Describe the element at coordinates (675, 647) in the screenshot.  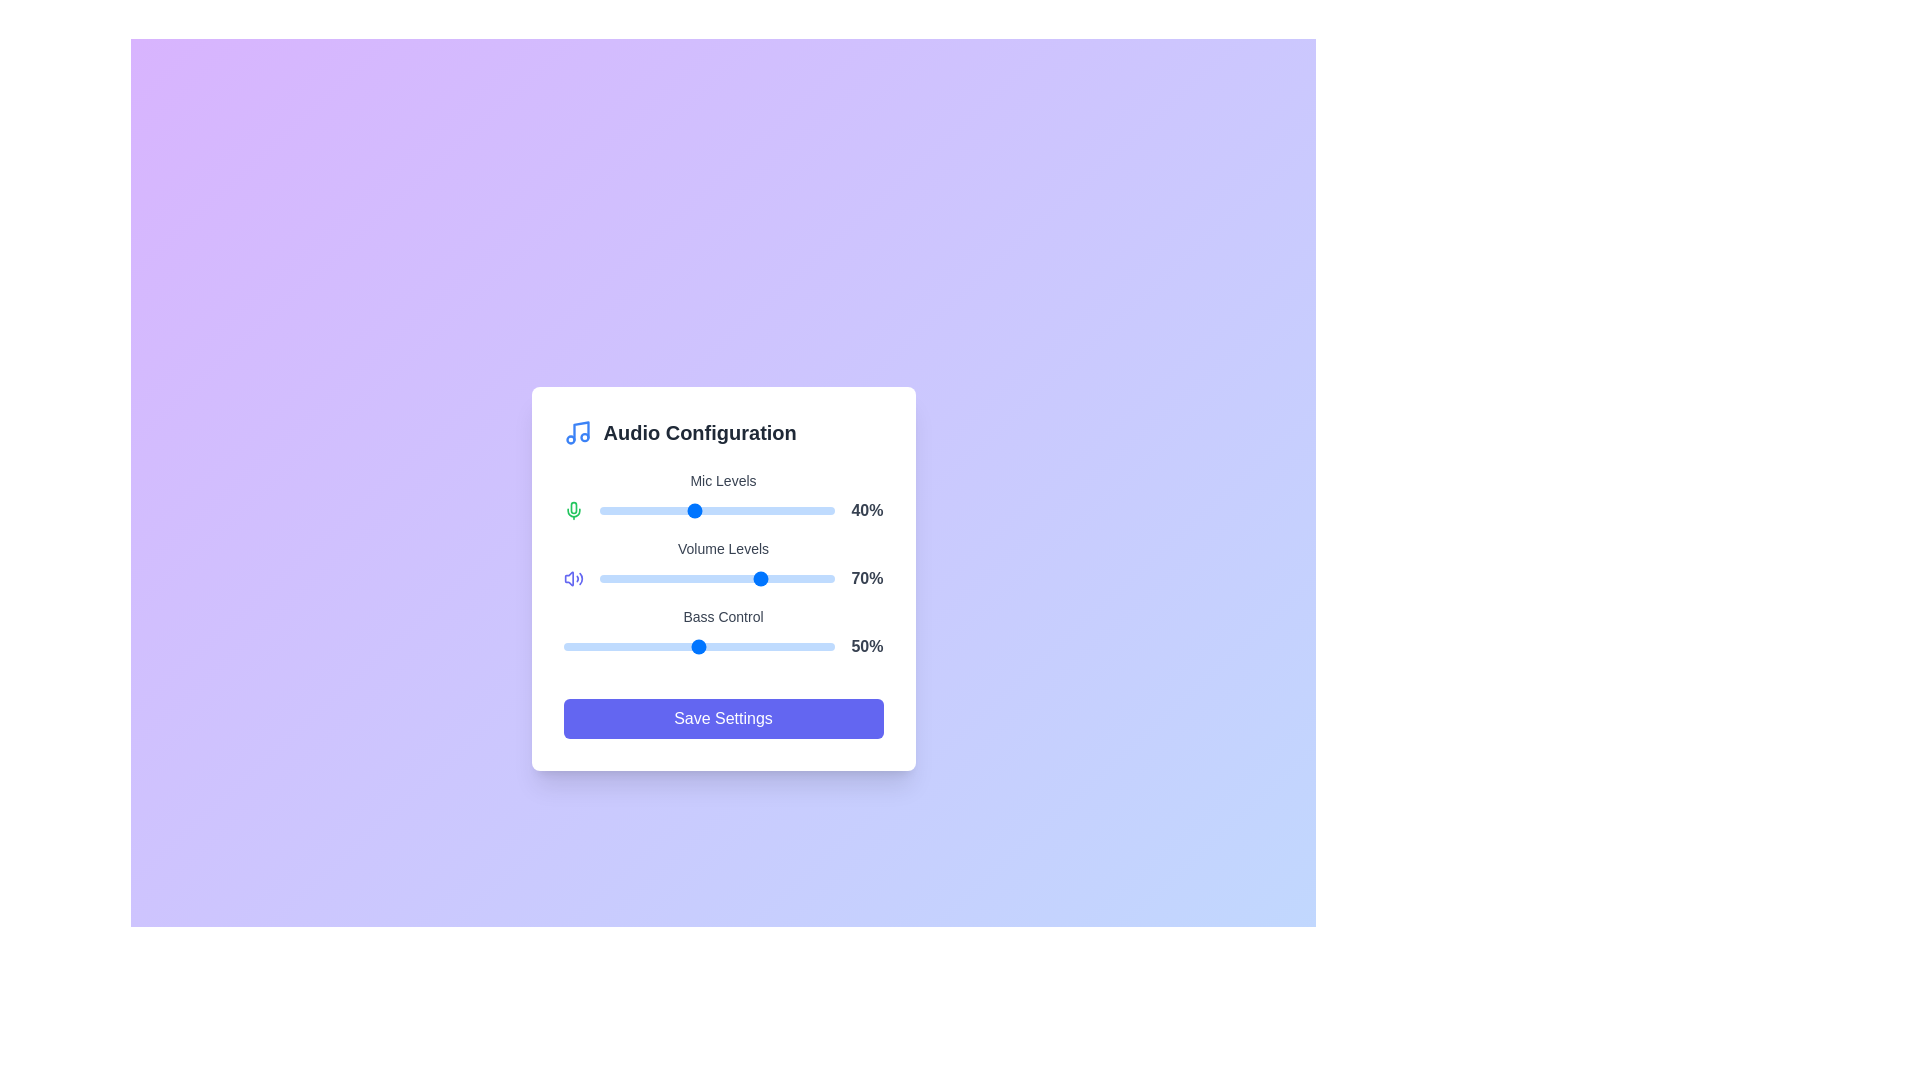
I see `the Bass Control slider to 41% by dragging the slider` at that location.